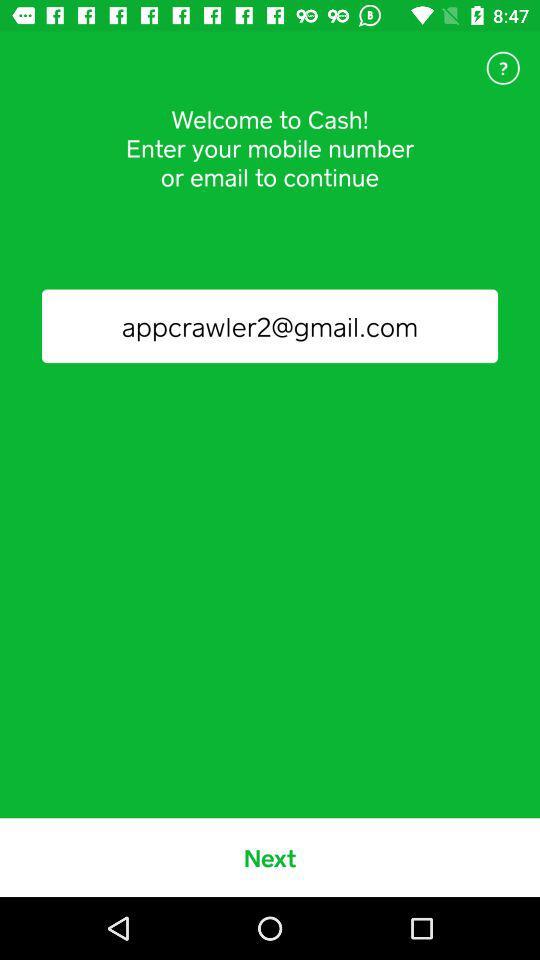 The width and height of the screenshot is (540, 960). I want to click on item below welcome to cash item, so click(270, 326).